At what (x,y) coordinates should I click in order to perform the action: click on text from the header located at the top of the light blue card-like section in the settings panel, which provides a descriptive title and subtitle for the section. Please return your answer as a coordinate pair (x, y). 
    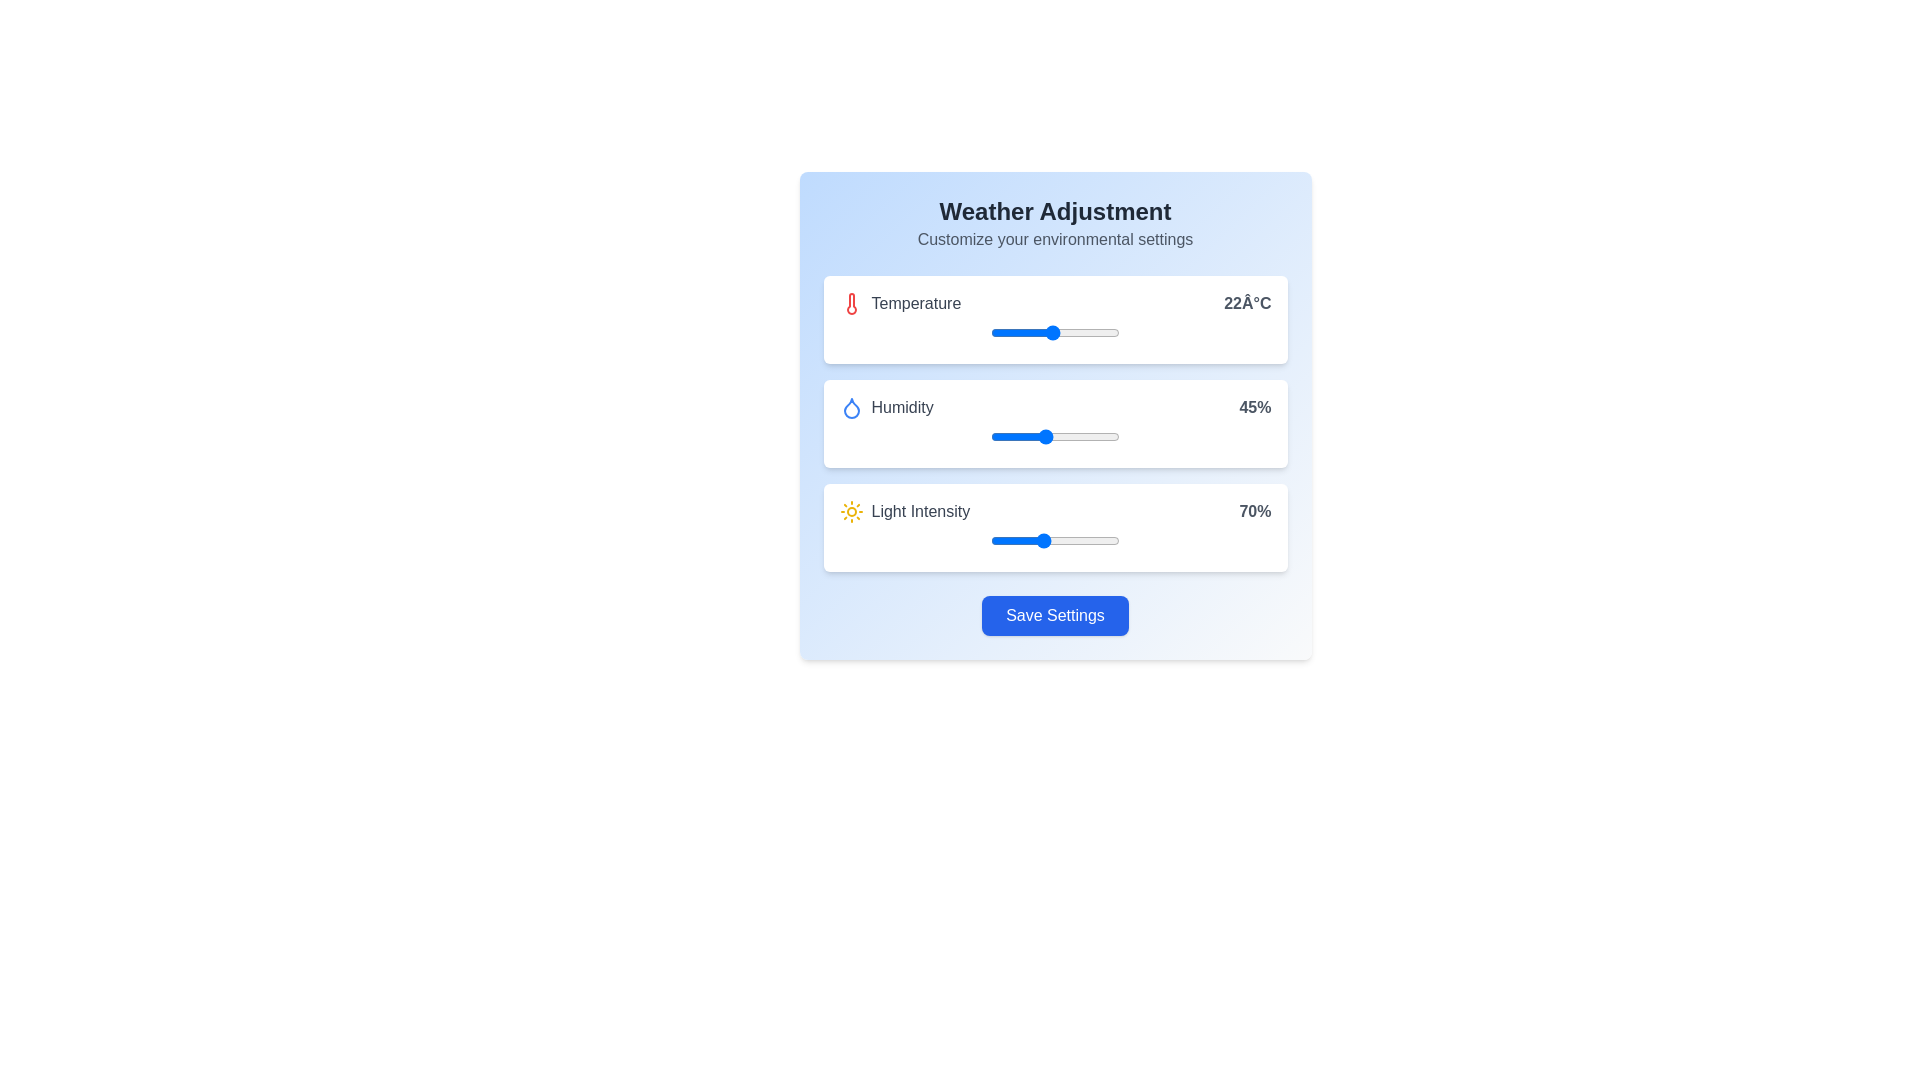
    Looking at the image, I should click on (1054, 223).